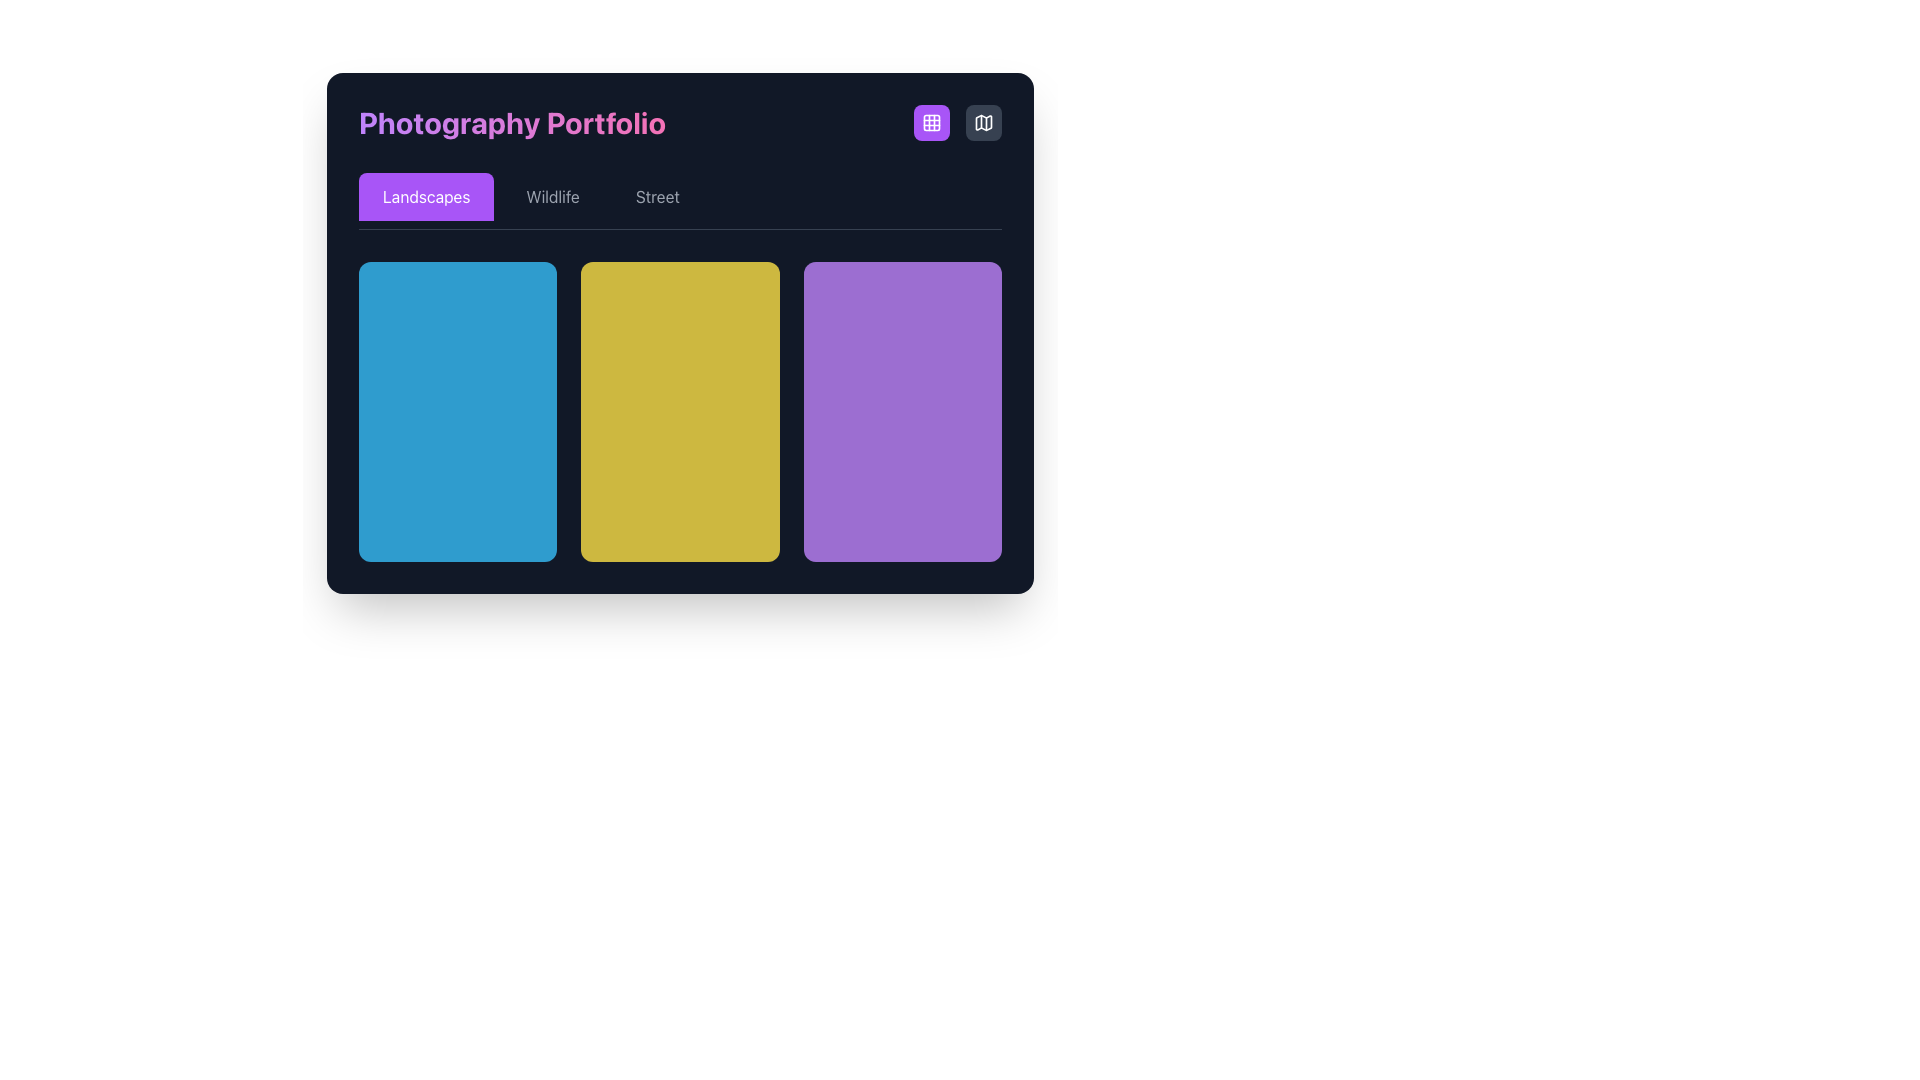 The width and height of the screenshot is (1920, 1080). What do you see at coordinates (983, 123) in the screenshot?
I see `the small, square button with a dark gray background and a white map icon located at the top-right corner of the interface` at bounding box center [983, 123].